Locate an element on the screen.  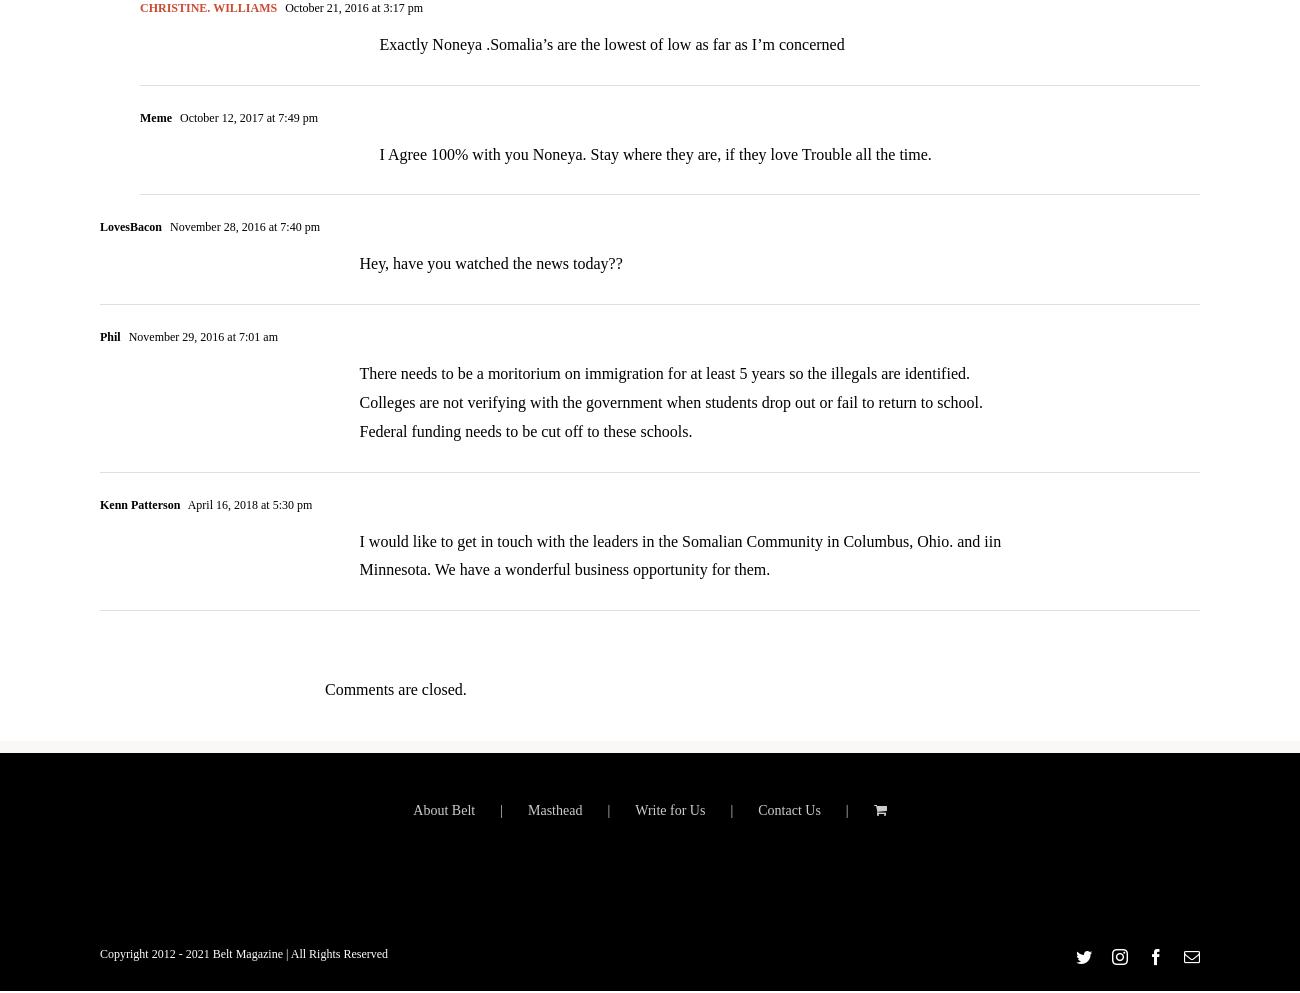
'Copyright 2012 - 2021 Belt Magazine | All Rights Reserved' is located at coordinates (99, 966).